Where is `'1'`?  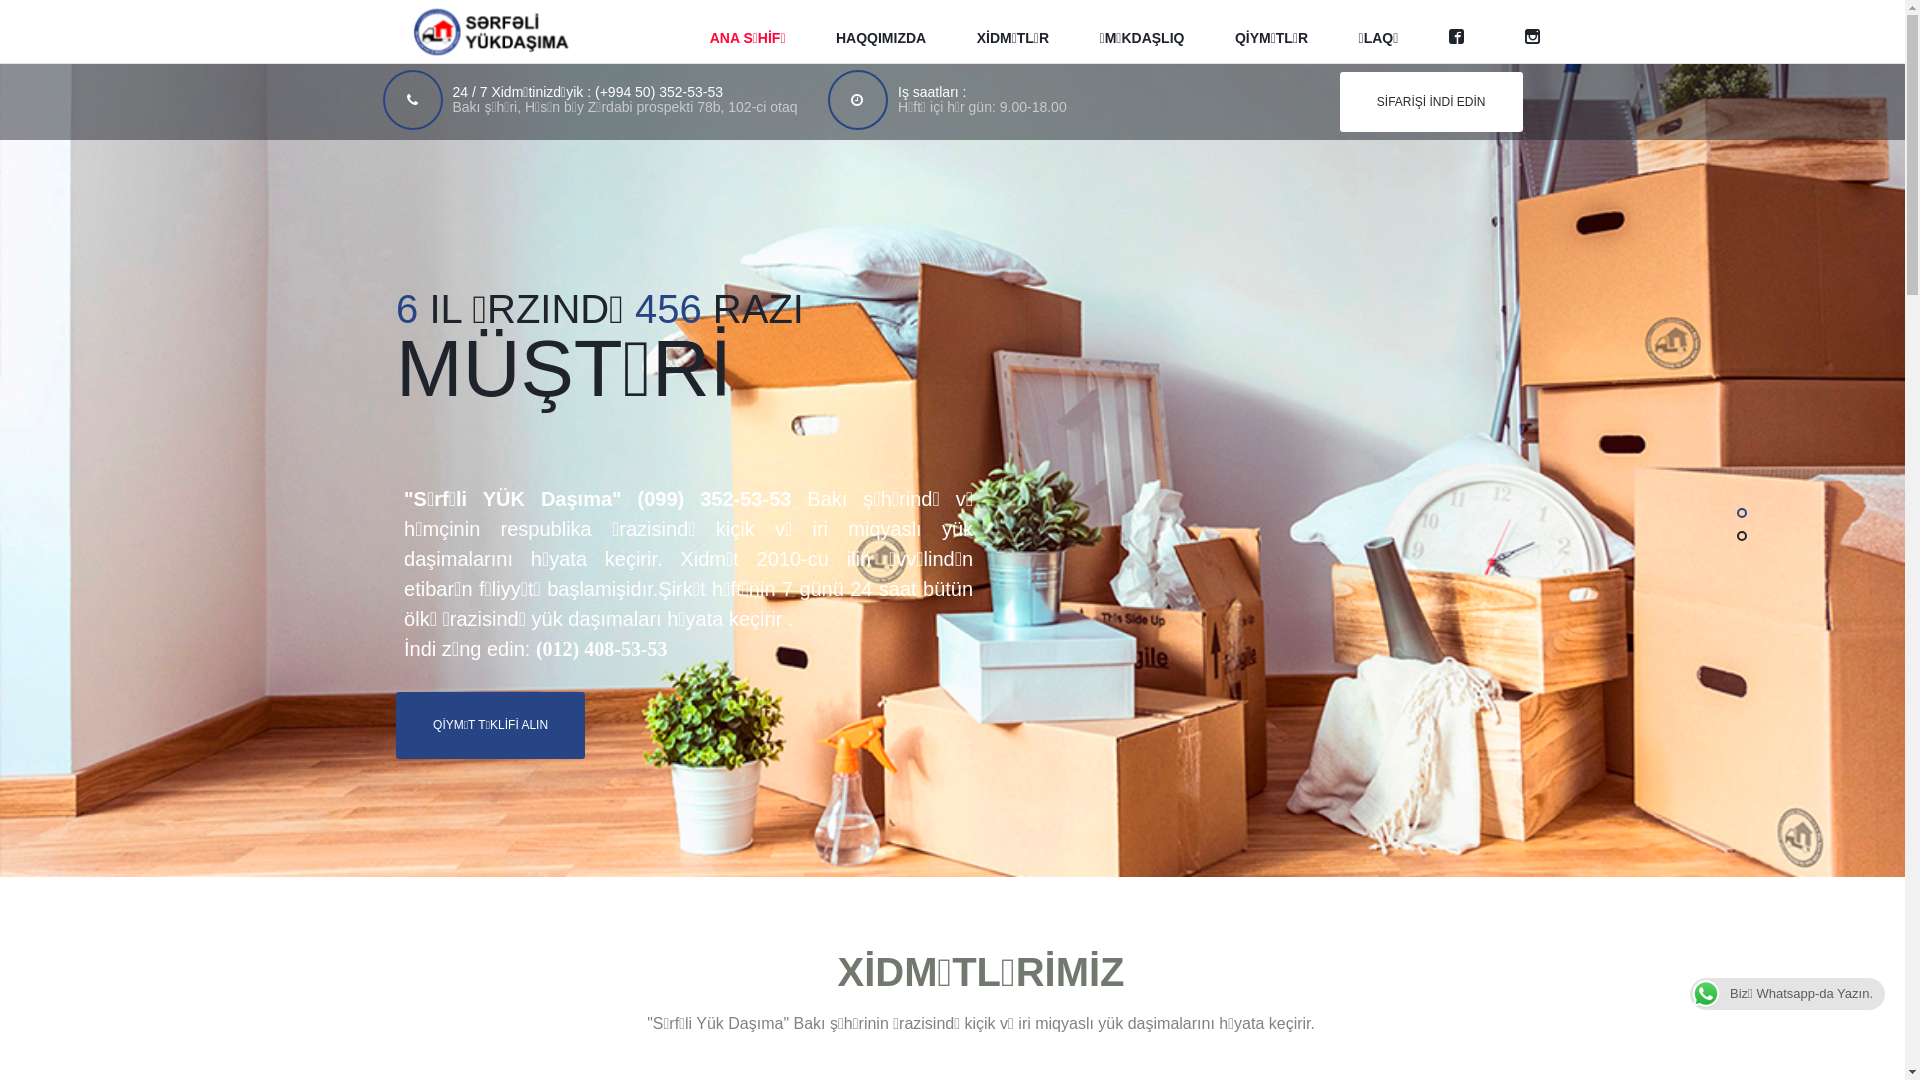
'1' is located at coordinates (1741, 512).